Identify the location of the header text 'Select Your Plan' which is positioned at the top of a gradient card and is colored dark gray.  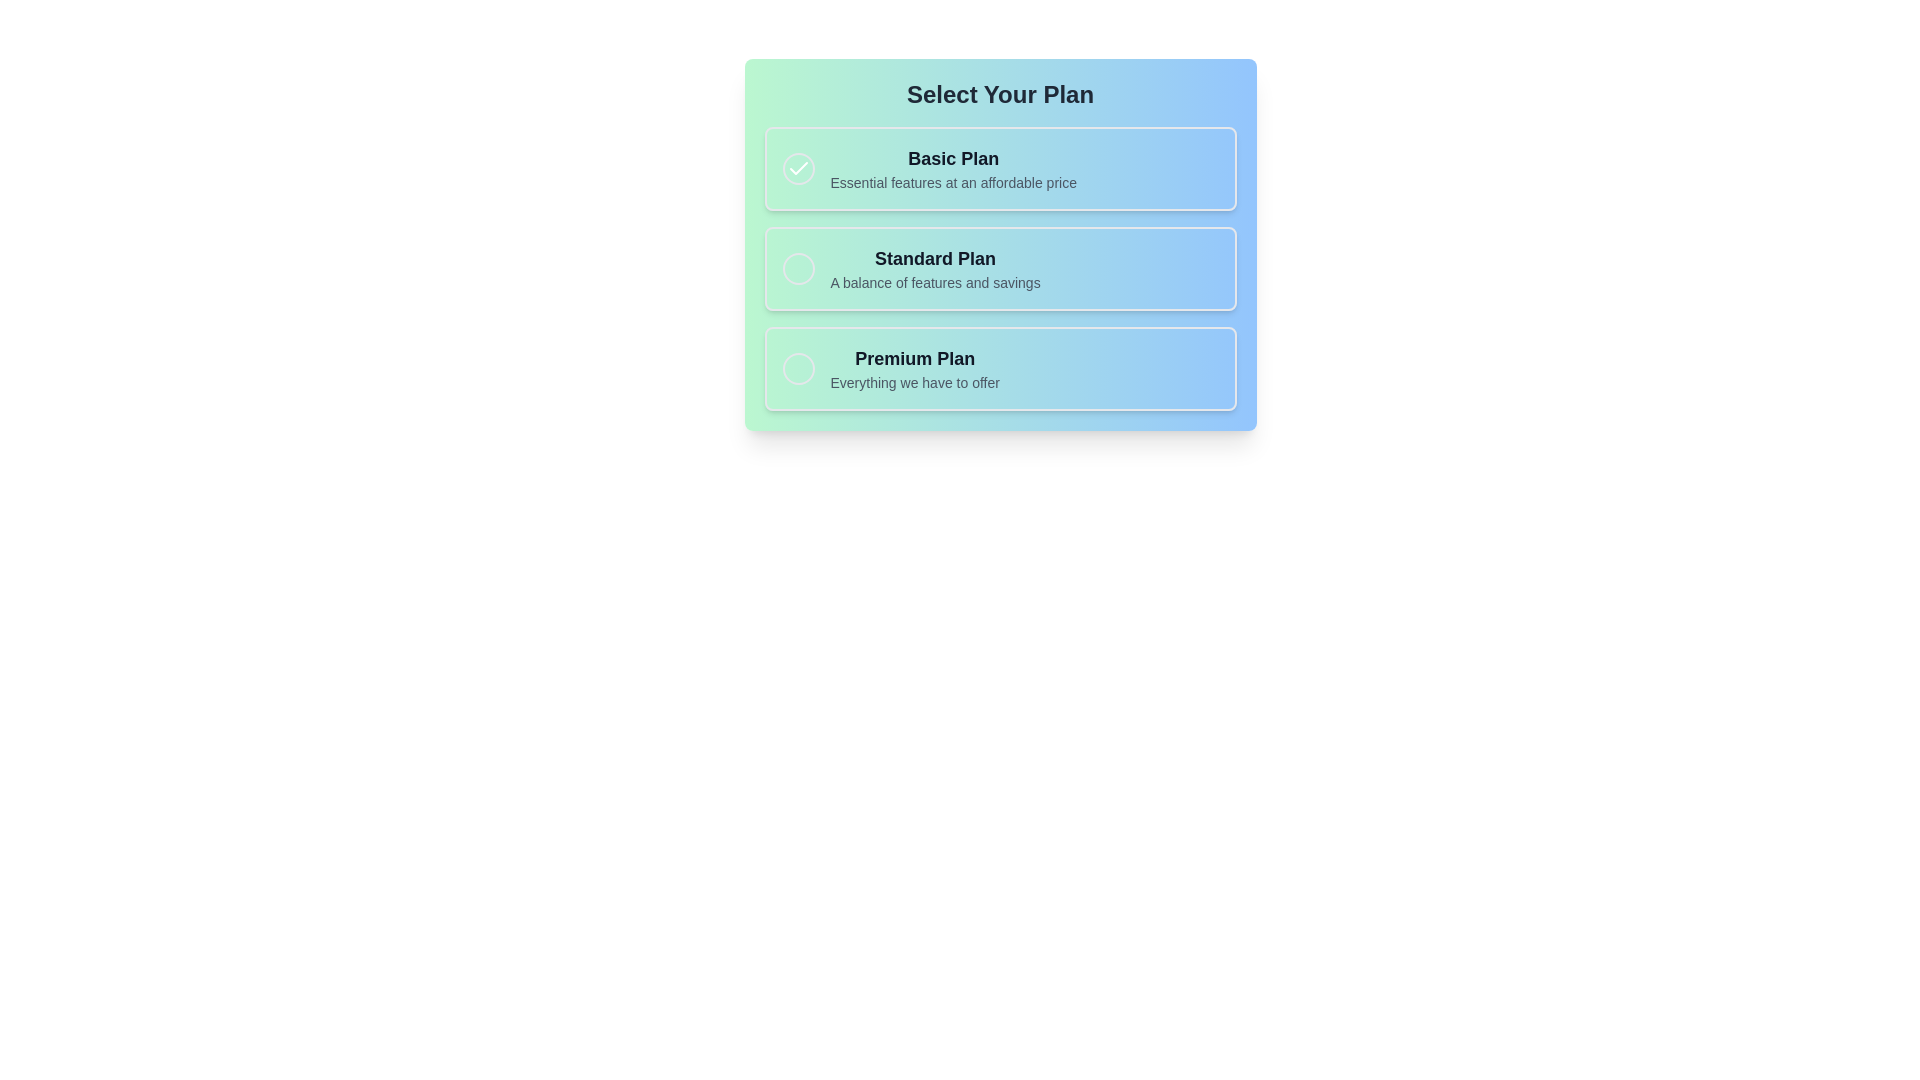
(1000, 95).